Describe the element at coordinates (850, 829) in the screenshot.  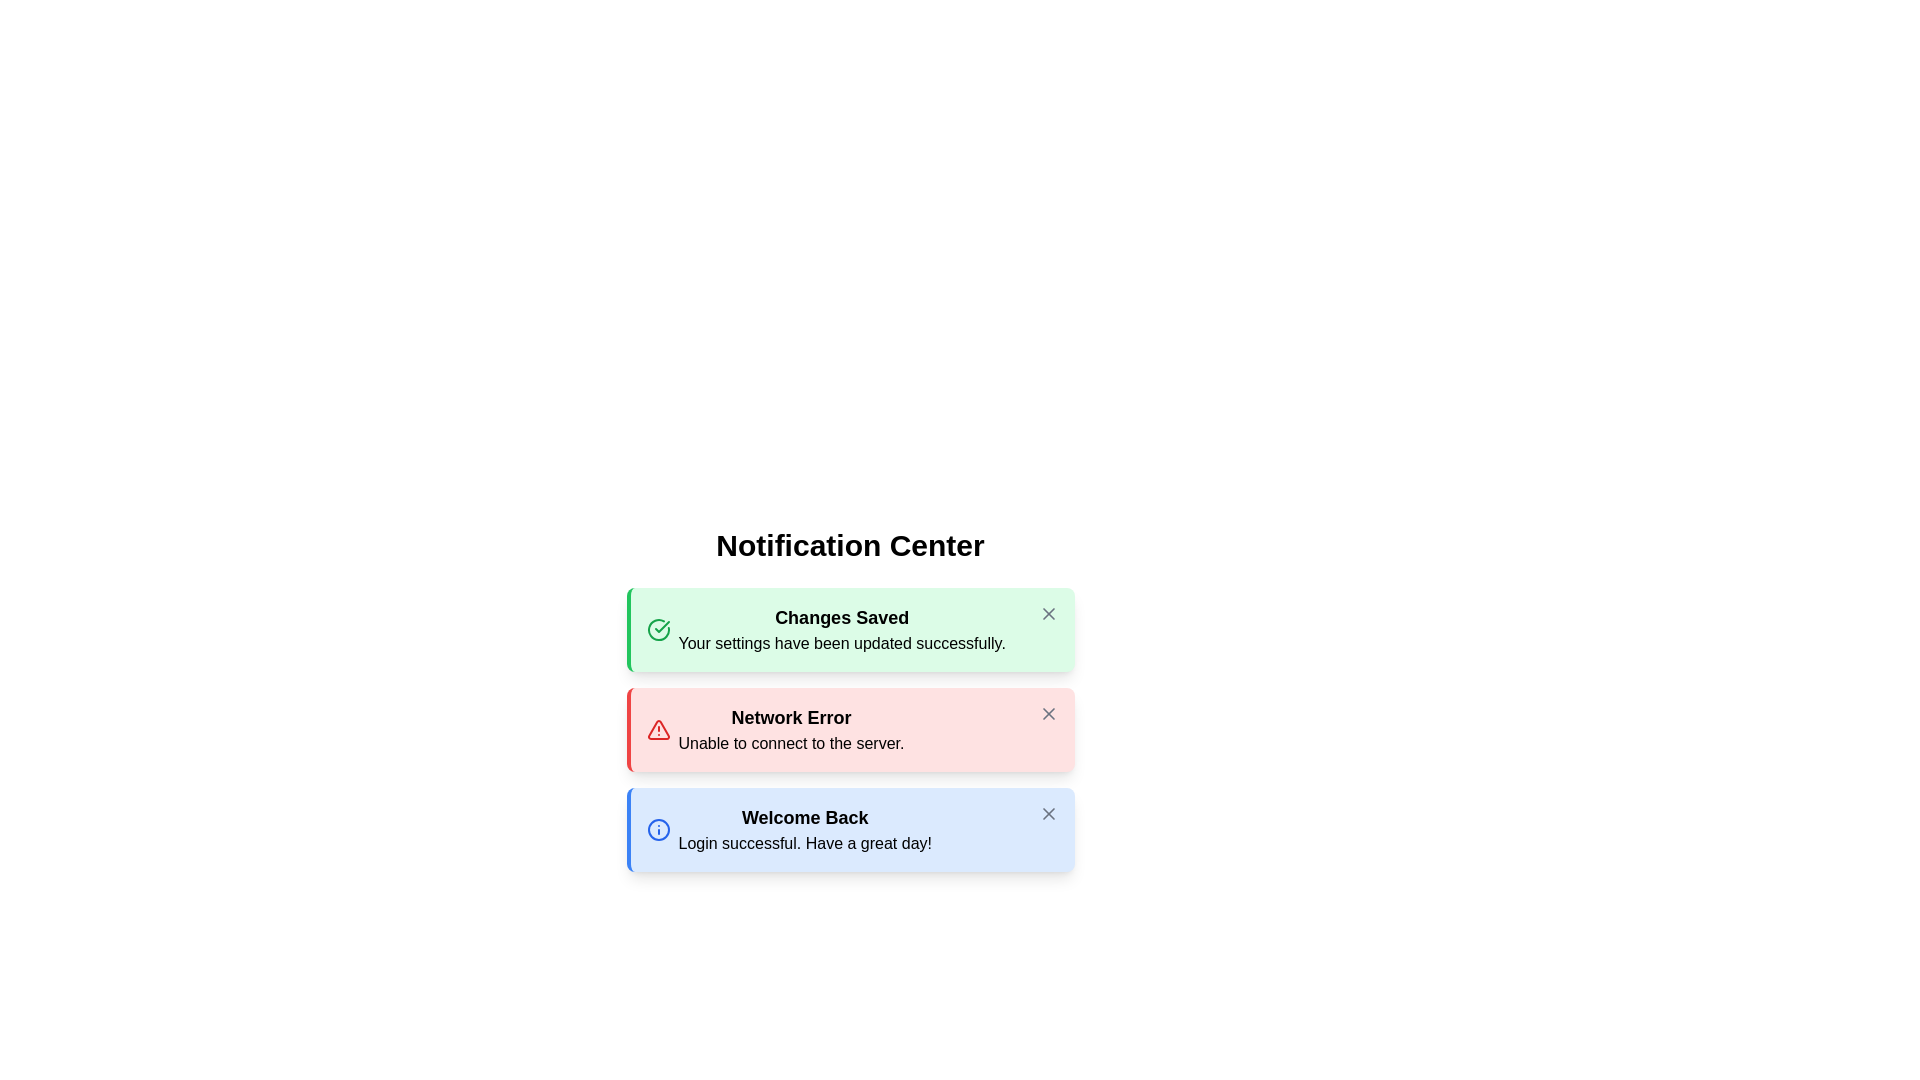
I see `text displayed in the Notification Box with the title 'Welcome Back' and the message 'Login successful. Have a great day!'` at that location.